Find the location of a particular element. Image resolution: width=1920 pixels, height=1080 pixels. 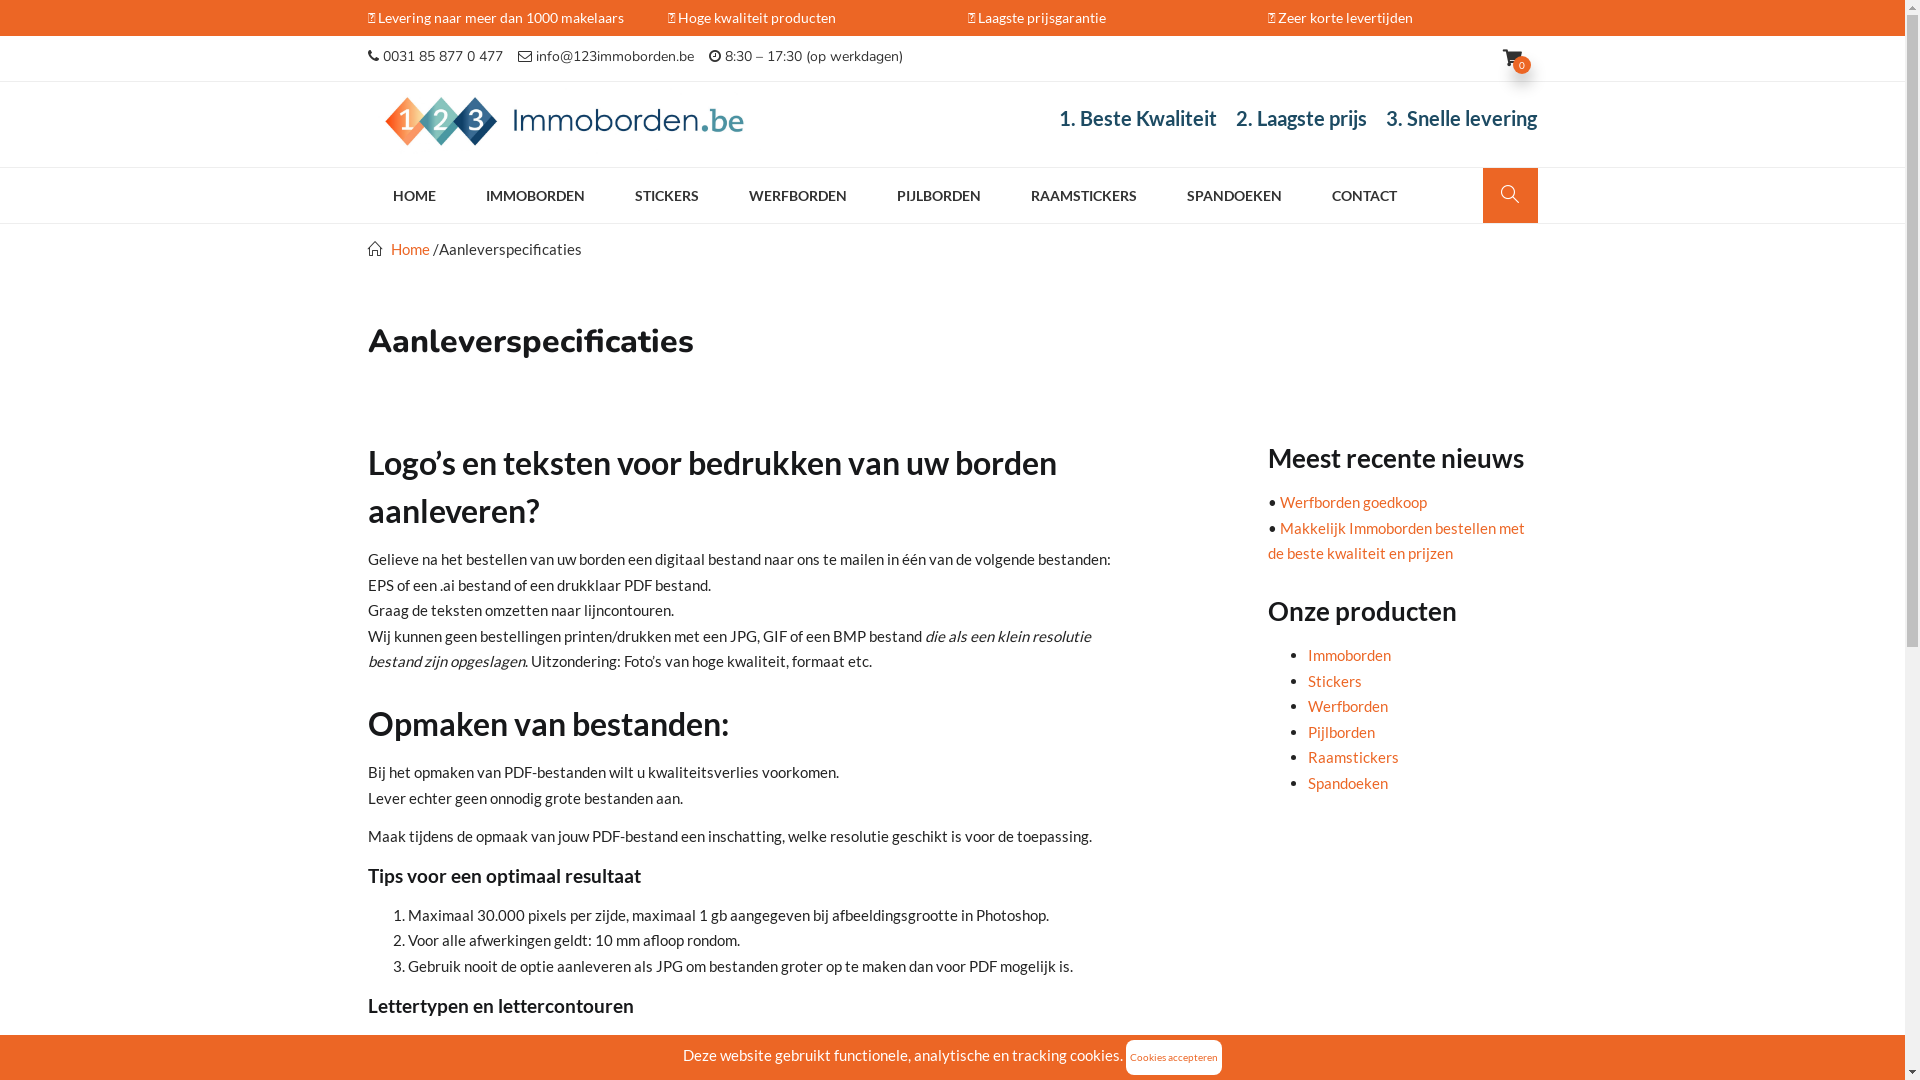

'Werfborden goedkoop' is located at coordinates (1353, 500).